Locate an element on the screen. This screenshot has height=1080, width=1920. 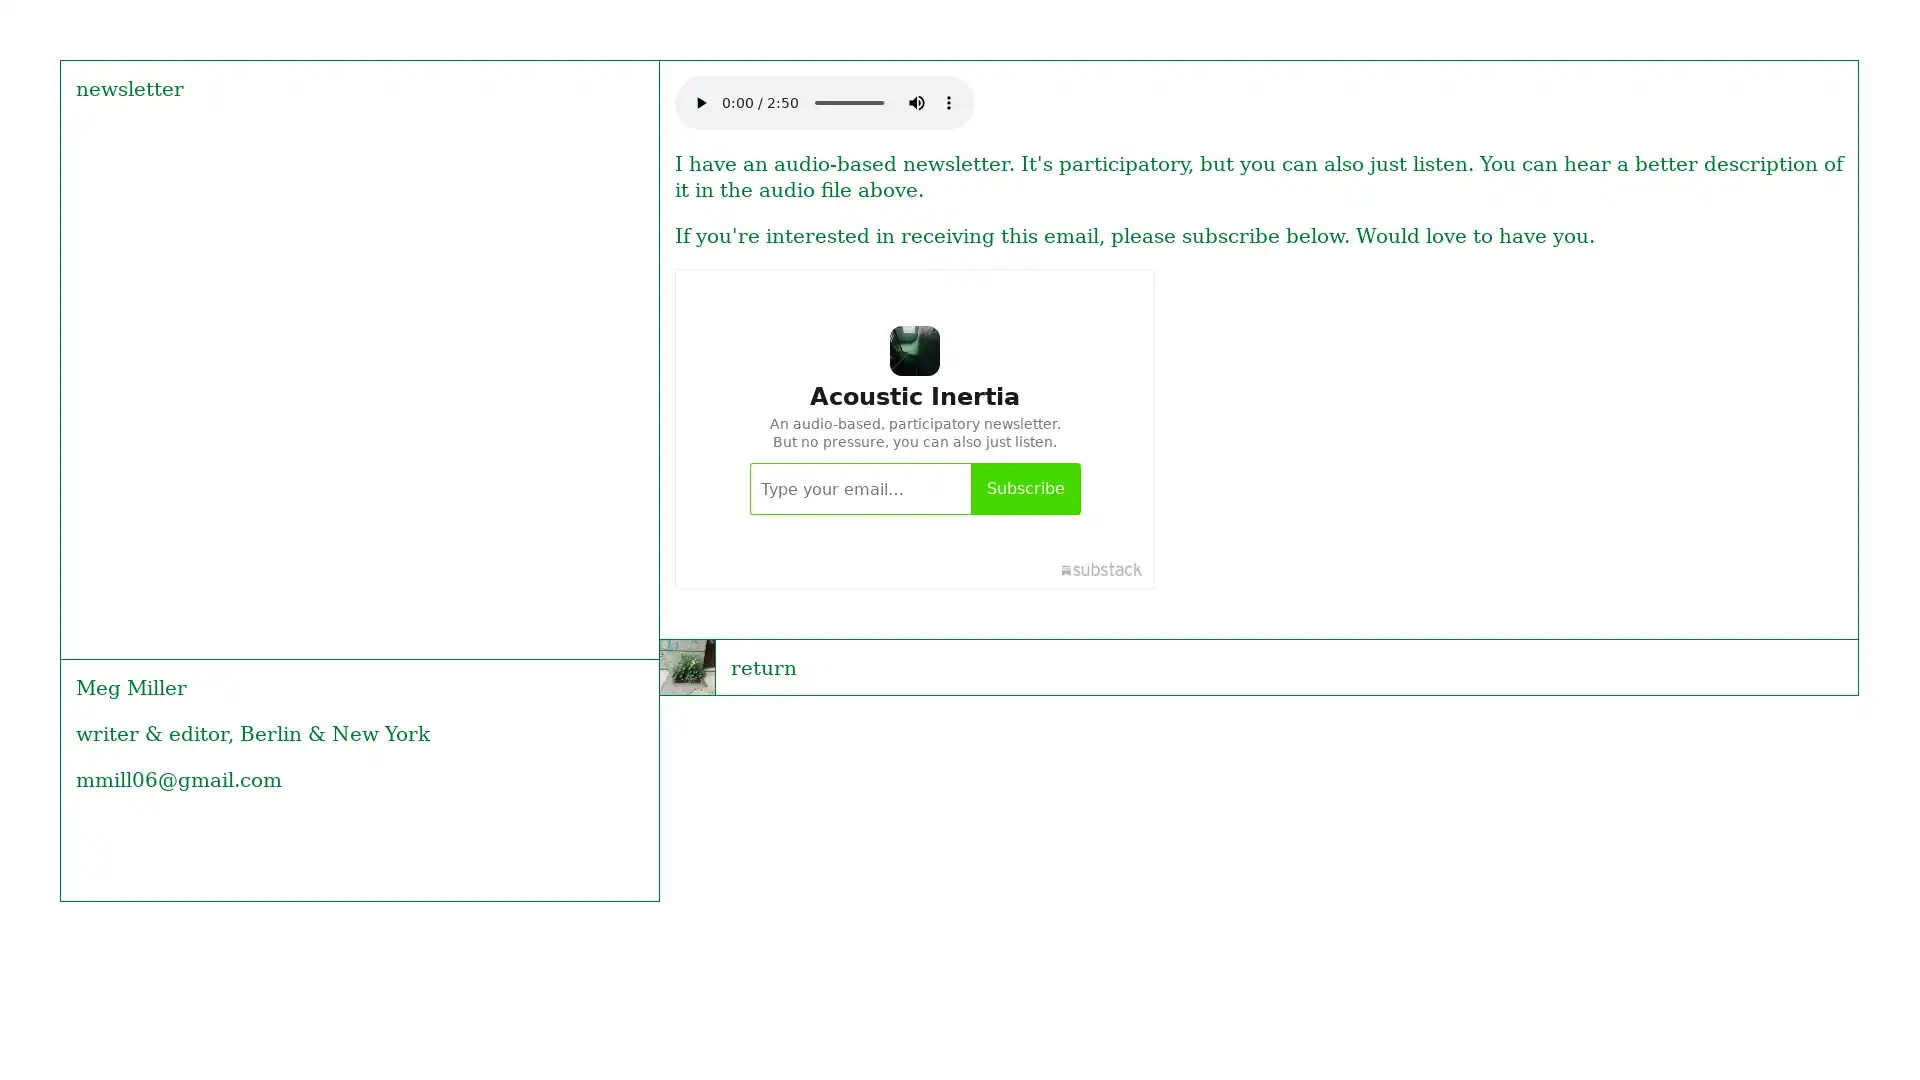
show more media controls is located at coordinates (947, 101).